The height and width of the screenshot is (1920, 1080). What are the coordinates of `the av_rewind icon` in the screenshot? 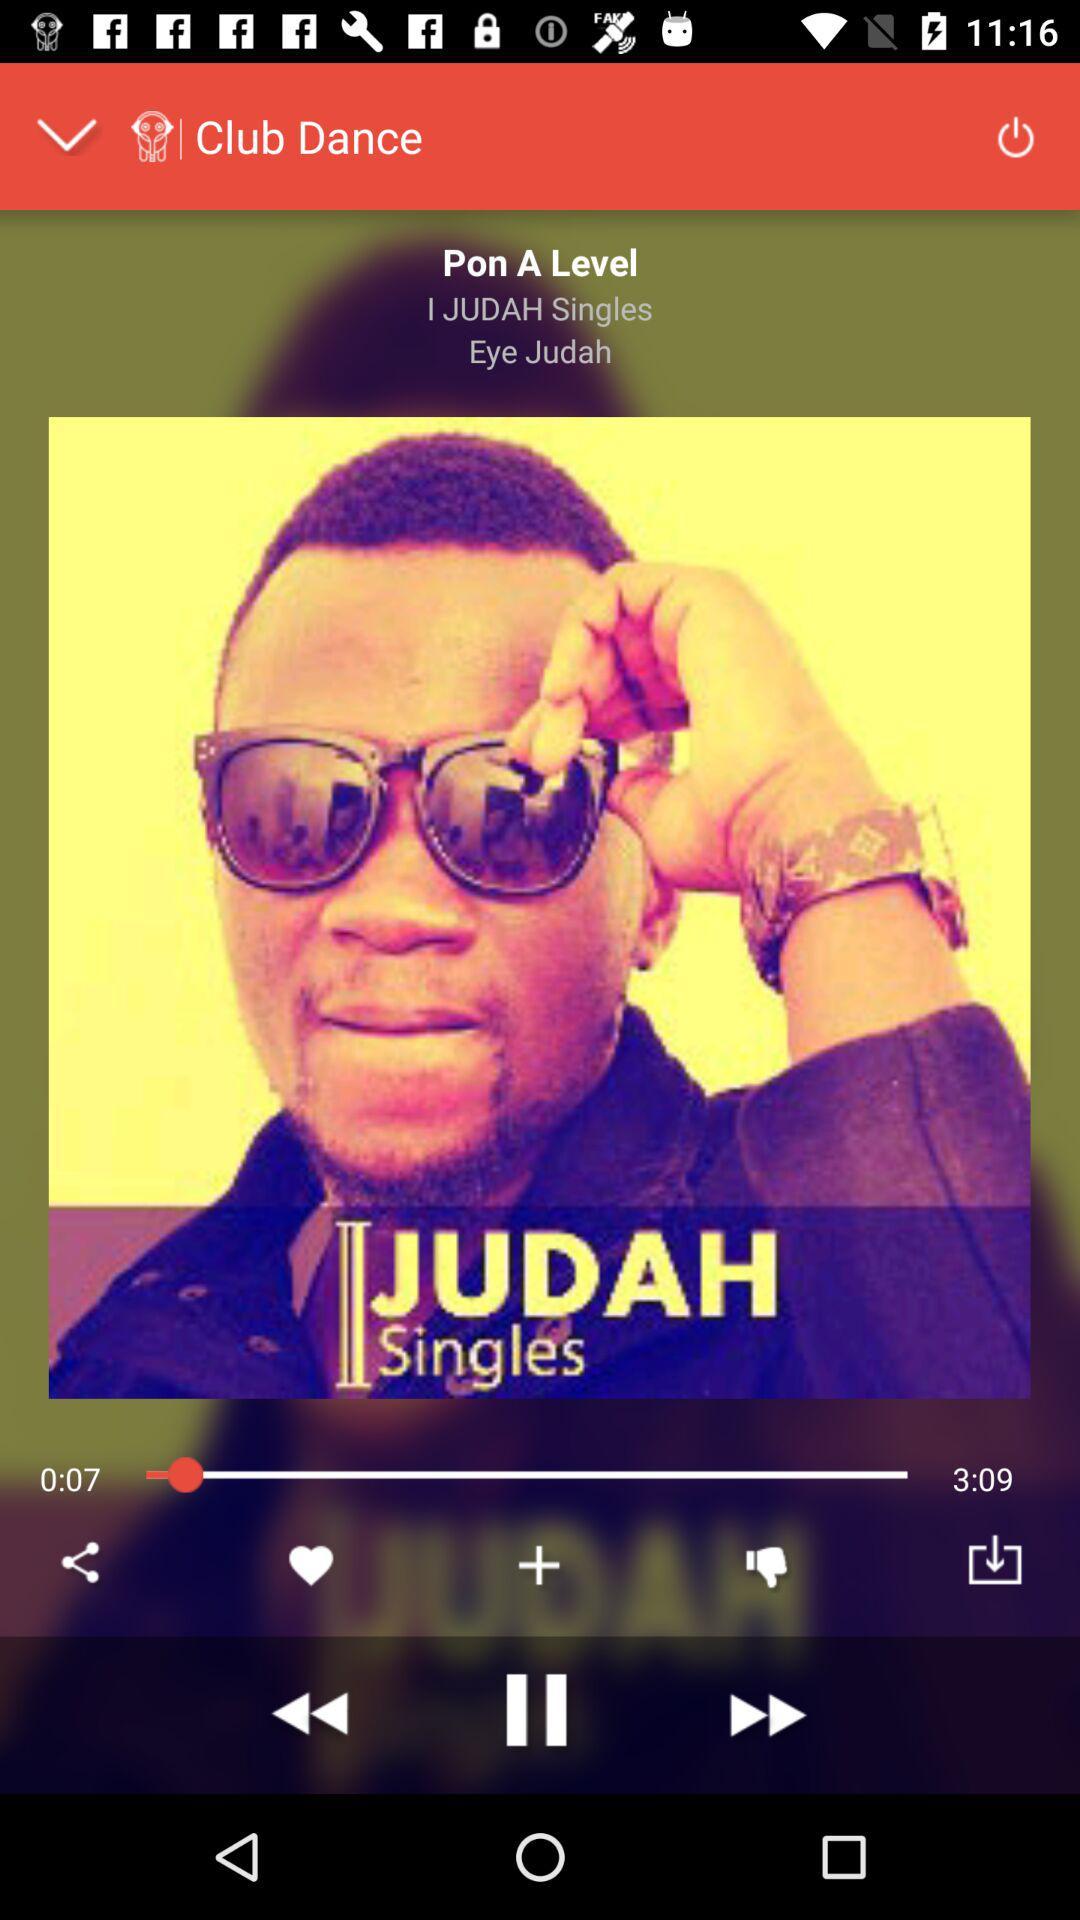 It's located at (312, 1714).